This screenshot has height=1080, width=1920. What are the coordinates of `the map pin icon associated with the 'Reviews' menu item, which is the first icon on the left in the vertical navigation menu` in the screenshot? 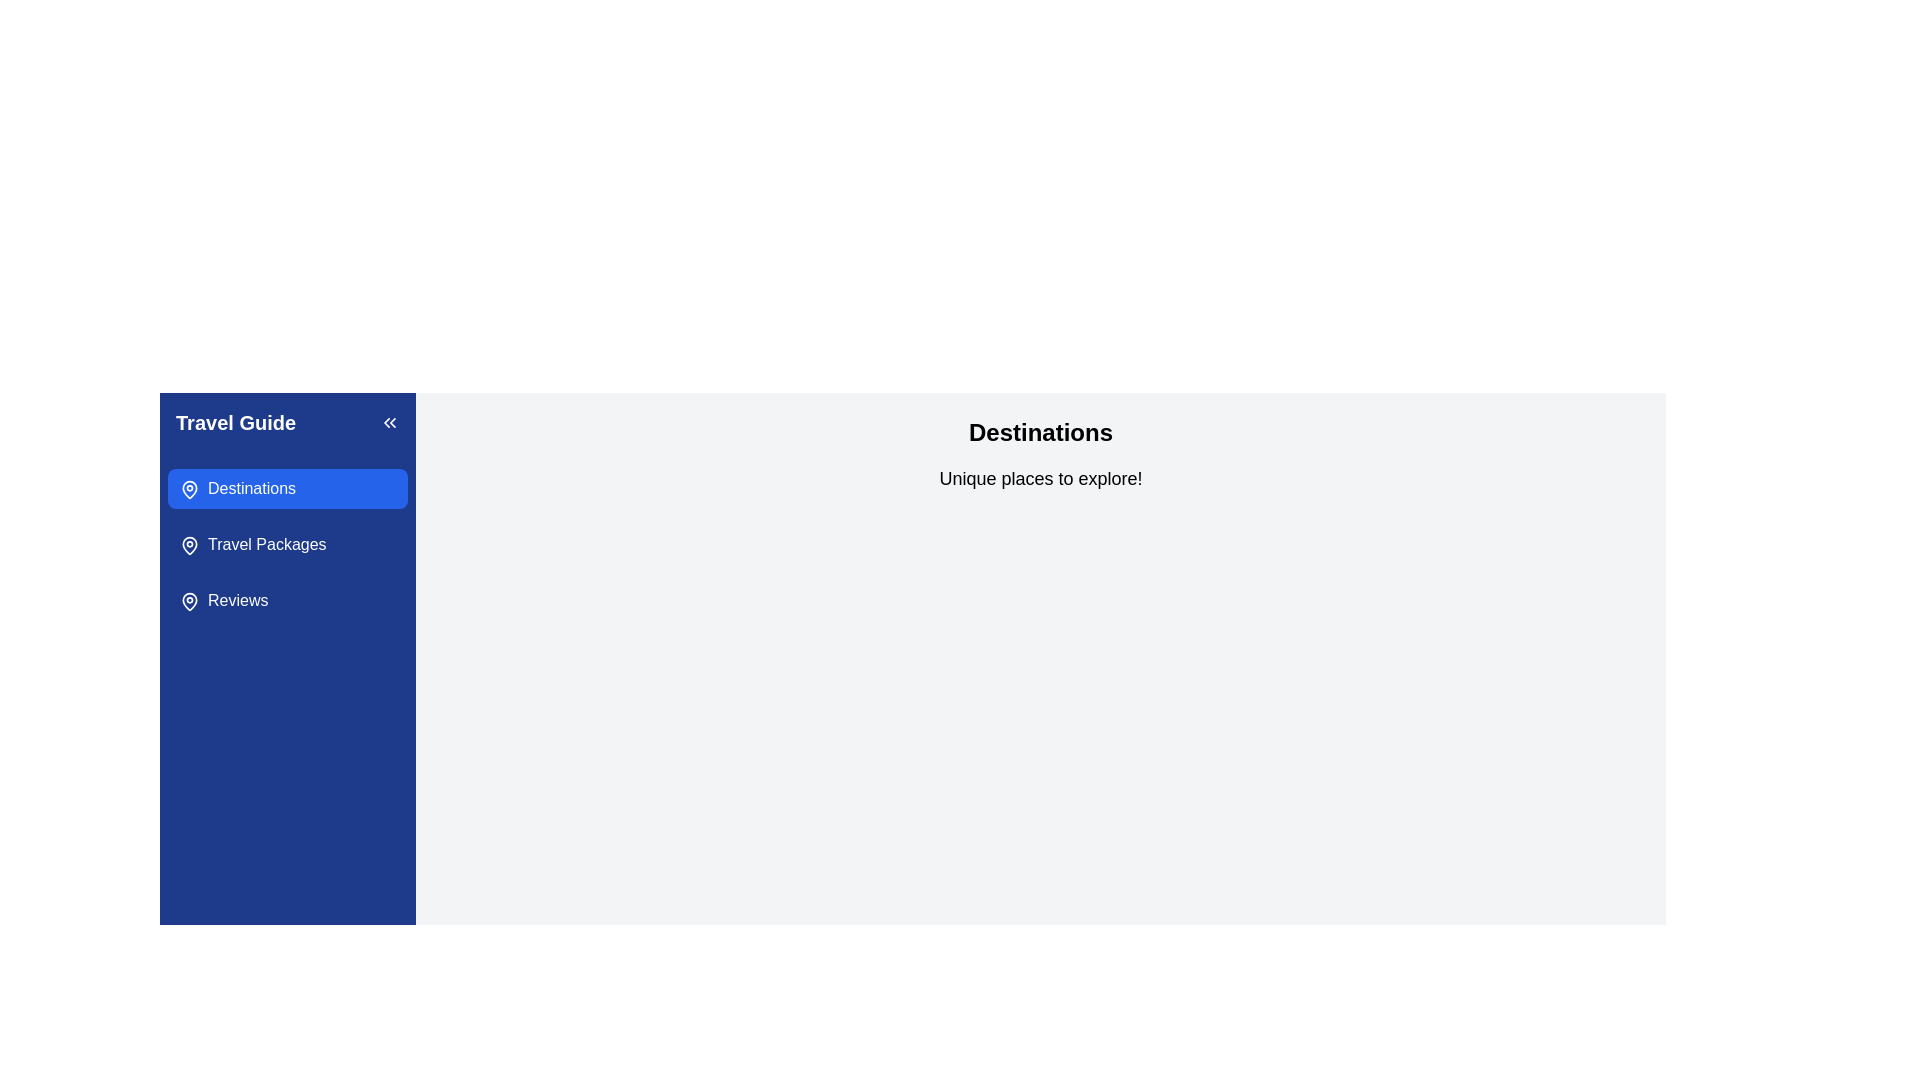 It's located at (190, 600).